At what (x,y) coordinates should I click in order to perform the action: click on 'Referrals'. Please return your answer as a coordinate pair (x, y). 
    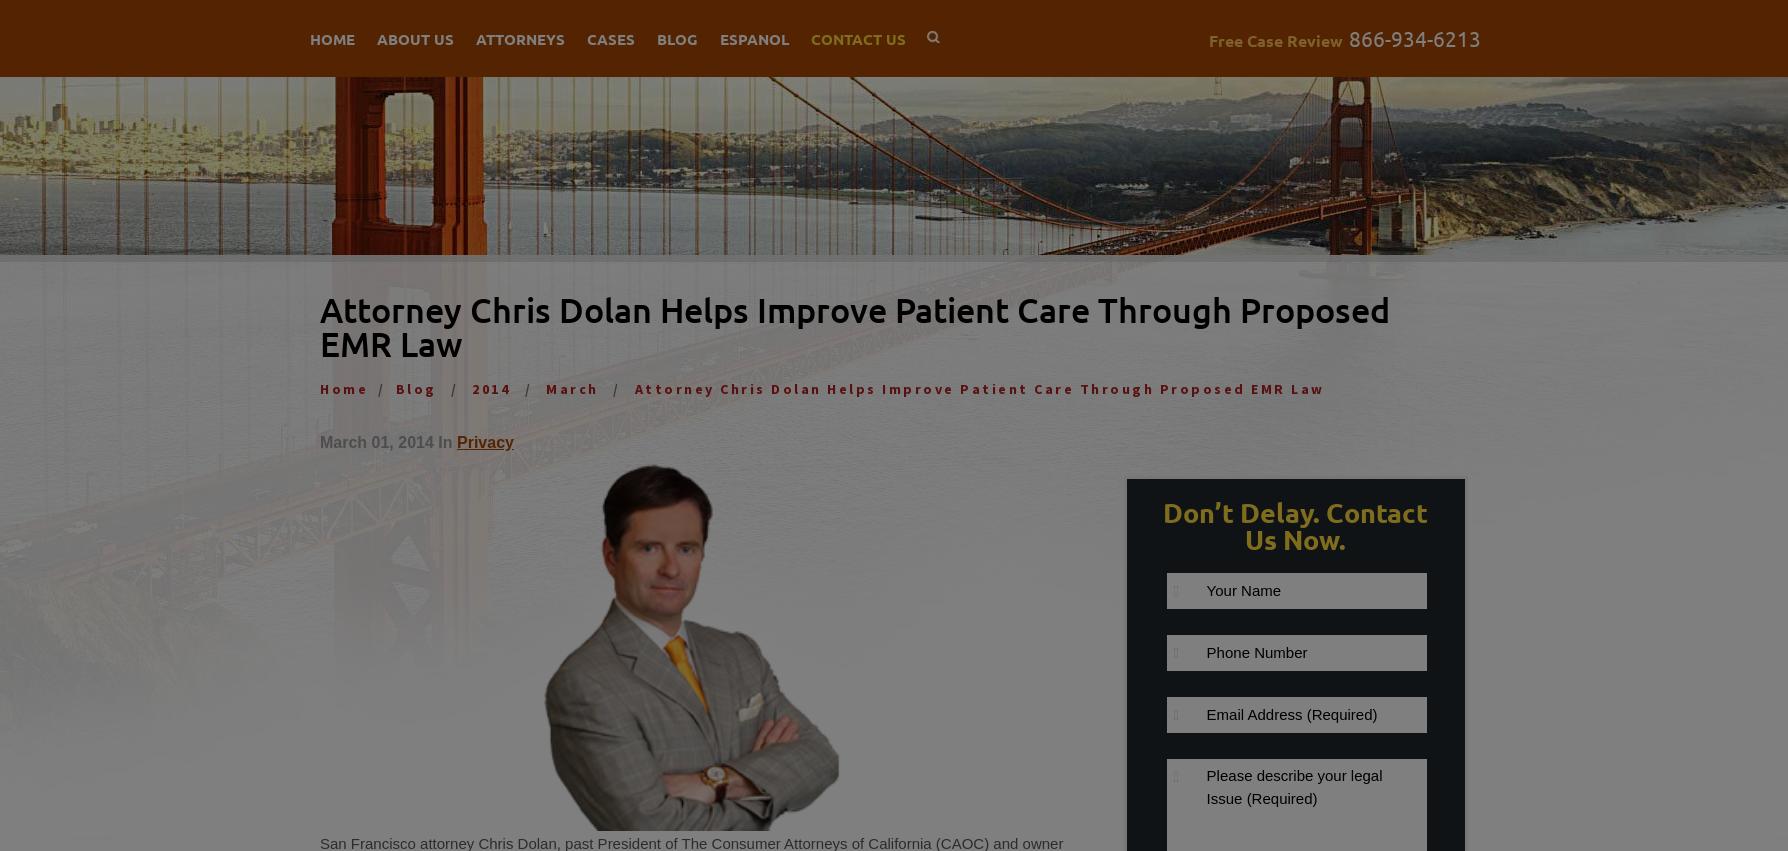
    Looking at the image, I should click on (424, 369).